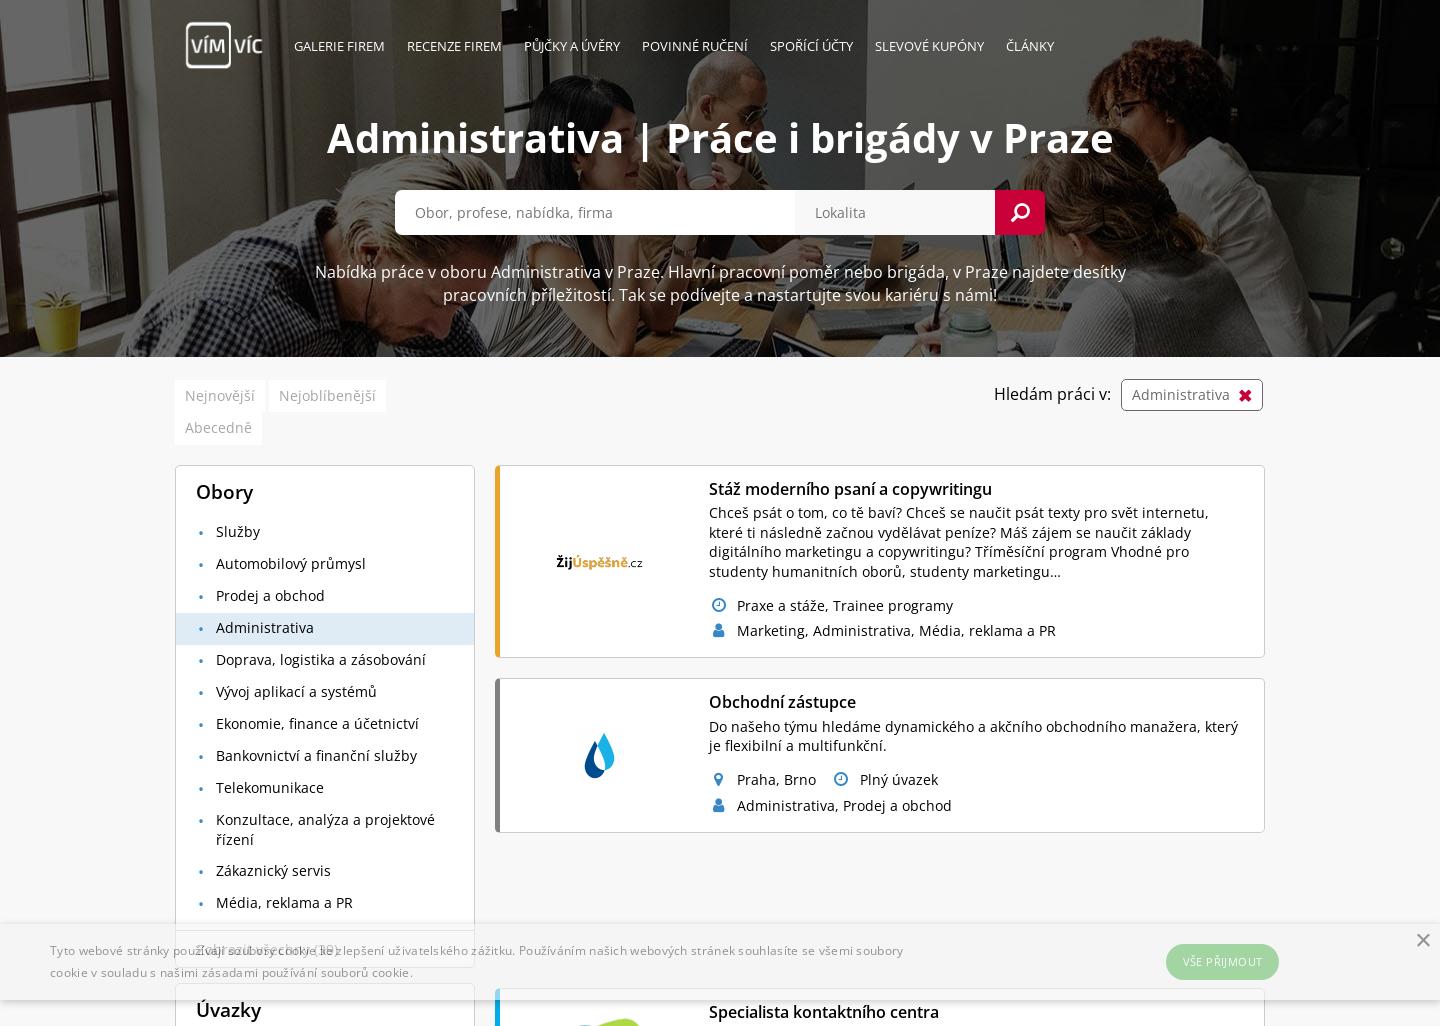  Describe the element at coordinates (216, 658) in the screenshot. I see `'Doprava, logistika a zásobování'` at that location.